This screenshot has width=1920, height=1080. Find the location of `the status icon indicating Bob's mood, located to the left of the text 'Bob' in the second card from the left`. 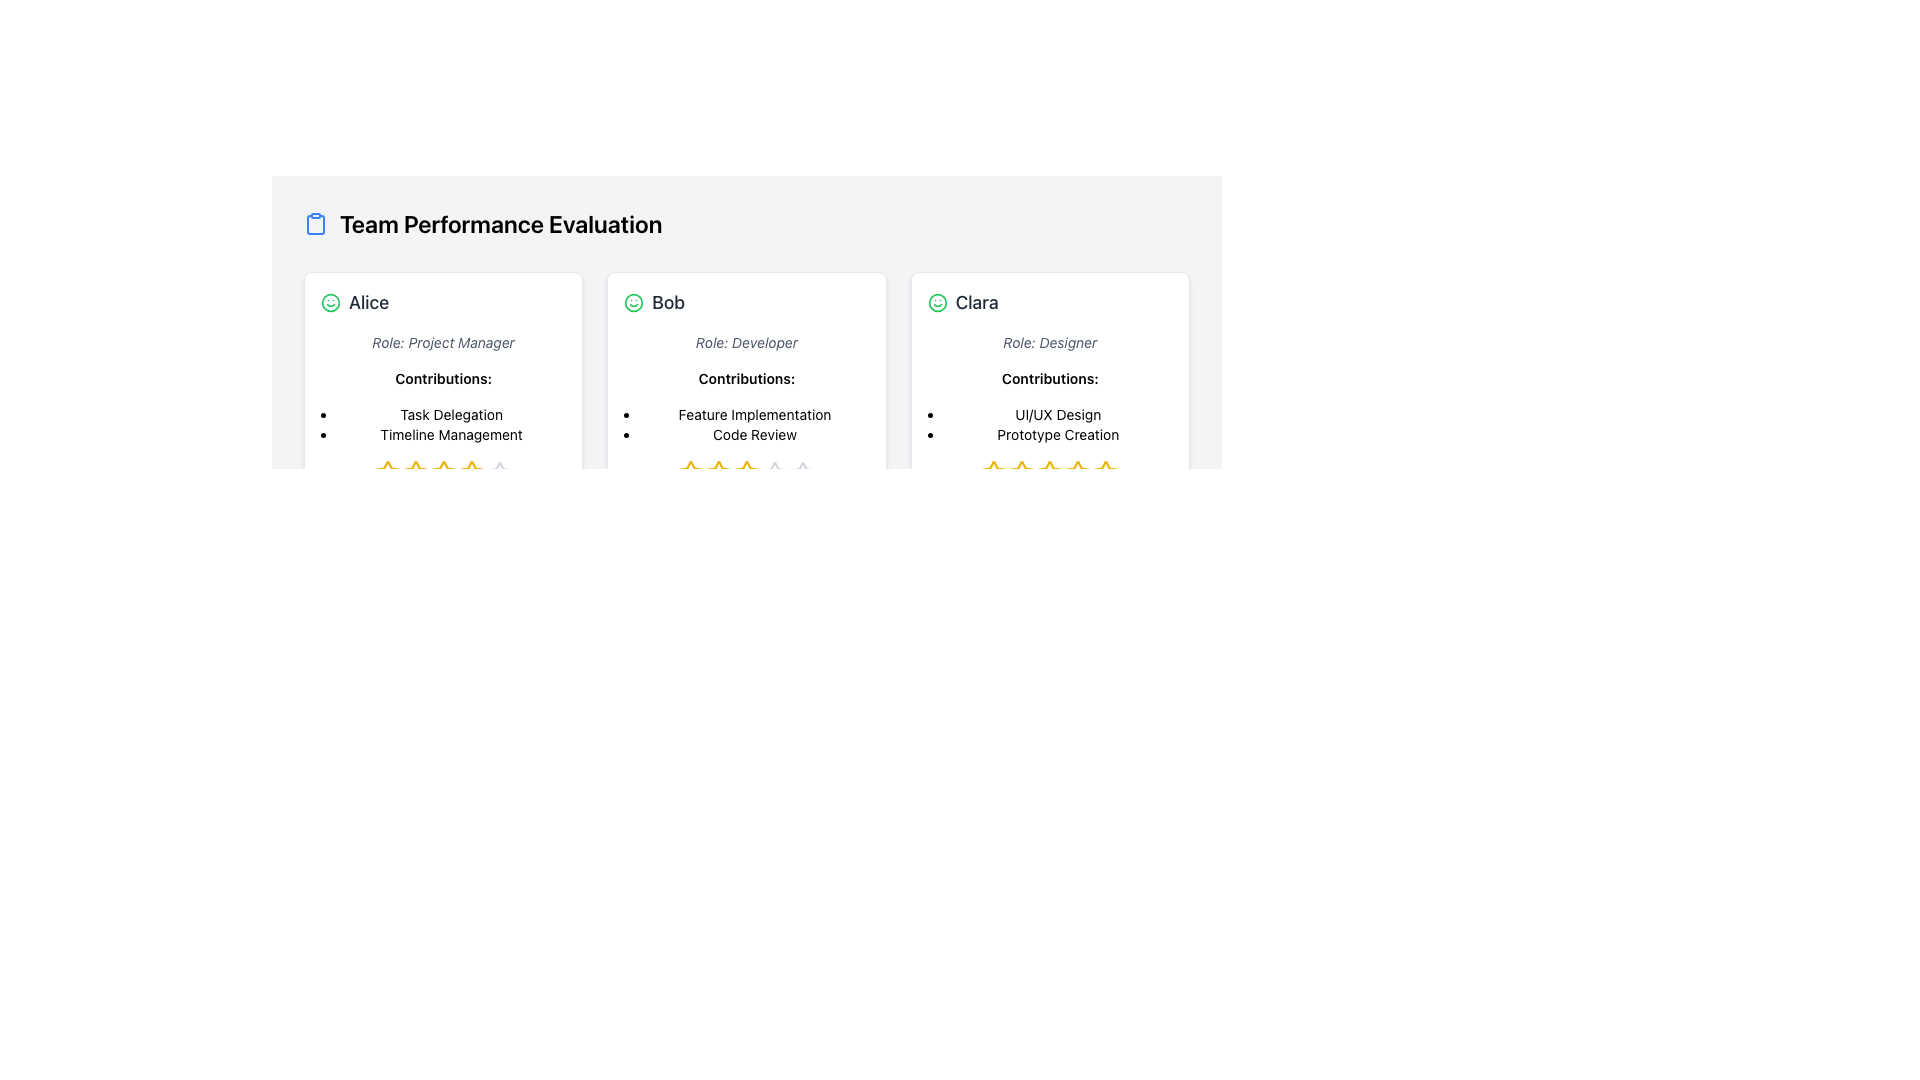

the status icon indicating Bob's mood, located to the left of the text 'Bob' in the second card from the left is located at coordinates (633, 303).